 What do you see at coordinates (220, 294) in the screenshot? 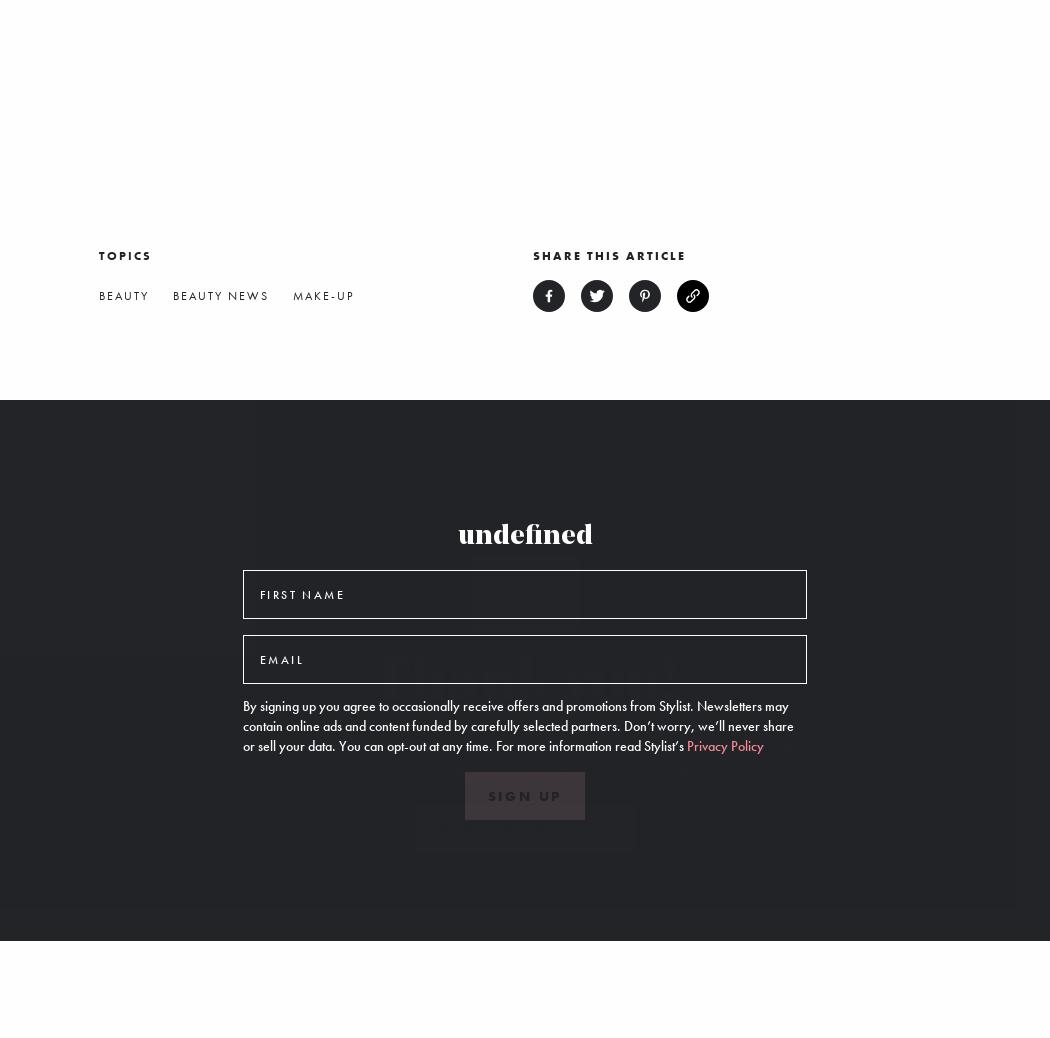
I see `'Beauty News'` at bounding box center [220, 294].